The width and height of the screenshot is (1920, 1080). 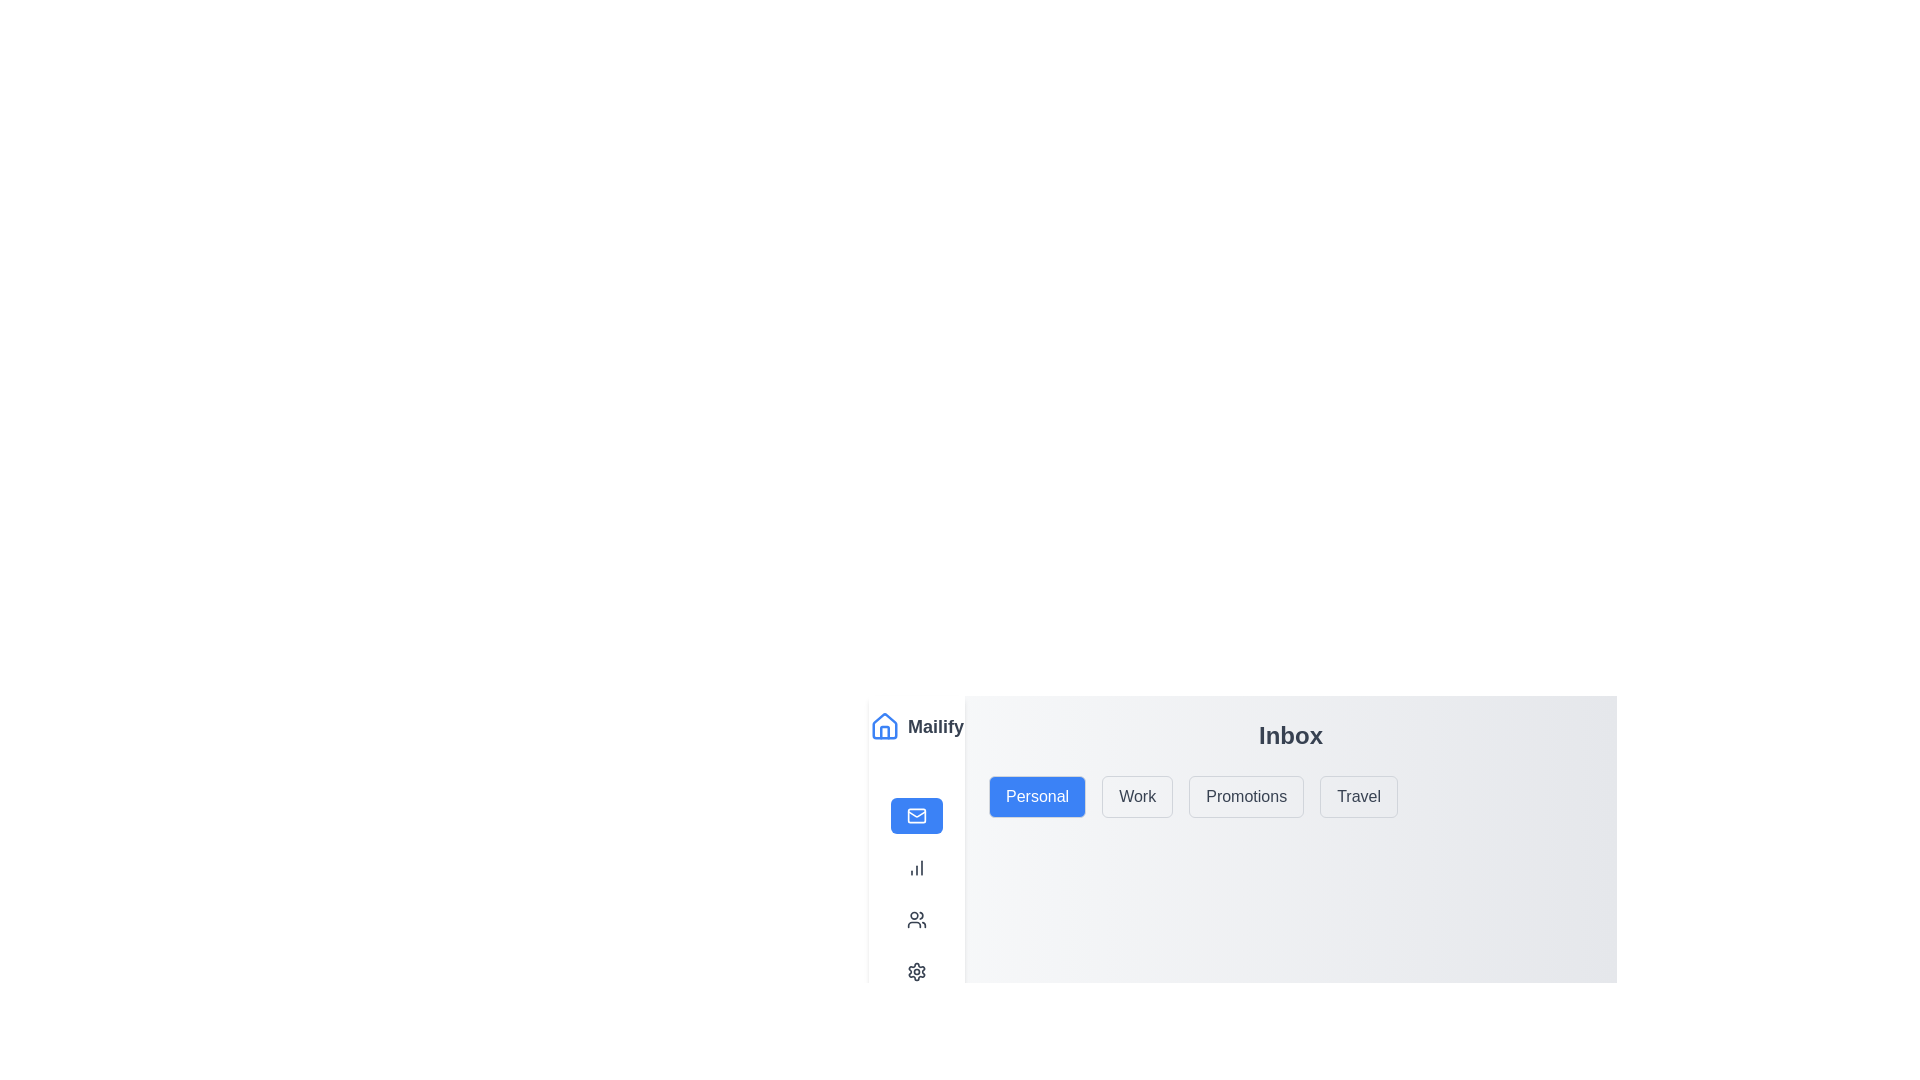 I want to click on the 'Travel' category selection button located in the horizontal button group, positioned below the 'Inbox' header, so click(x=1358, y=796).